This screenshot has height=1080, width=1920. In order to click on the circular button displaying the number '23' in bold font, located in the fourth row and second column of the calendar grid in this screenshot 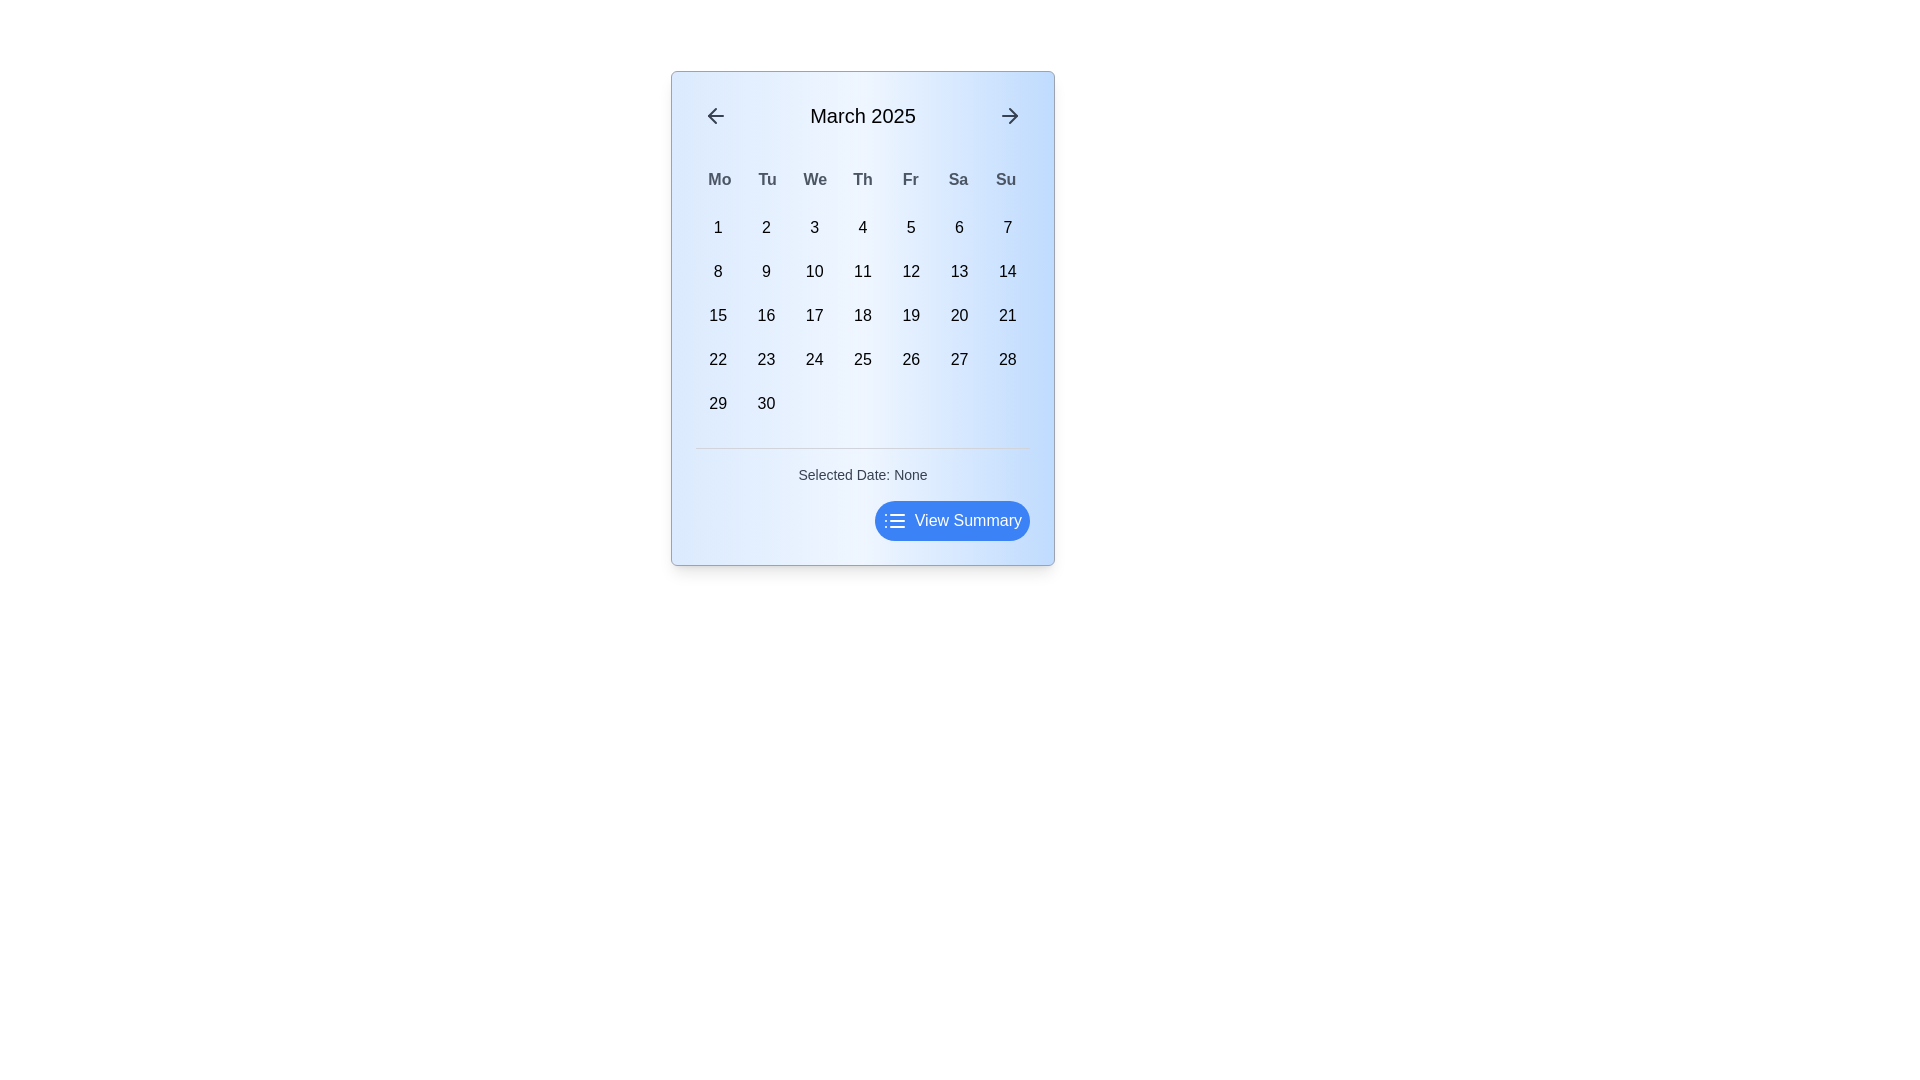, I will do `click(765, 358)`.